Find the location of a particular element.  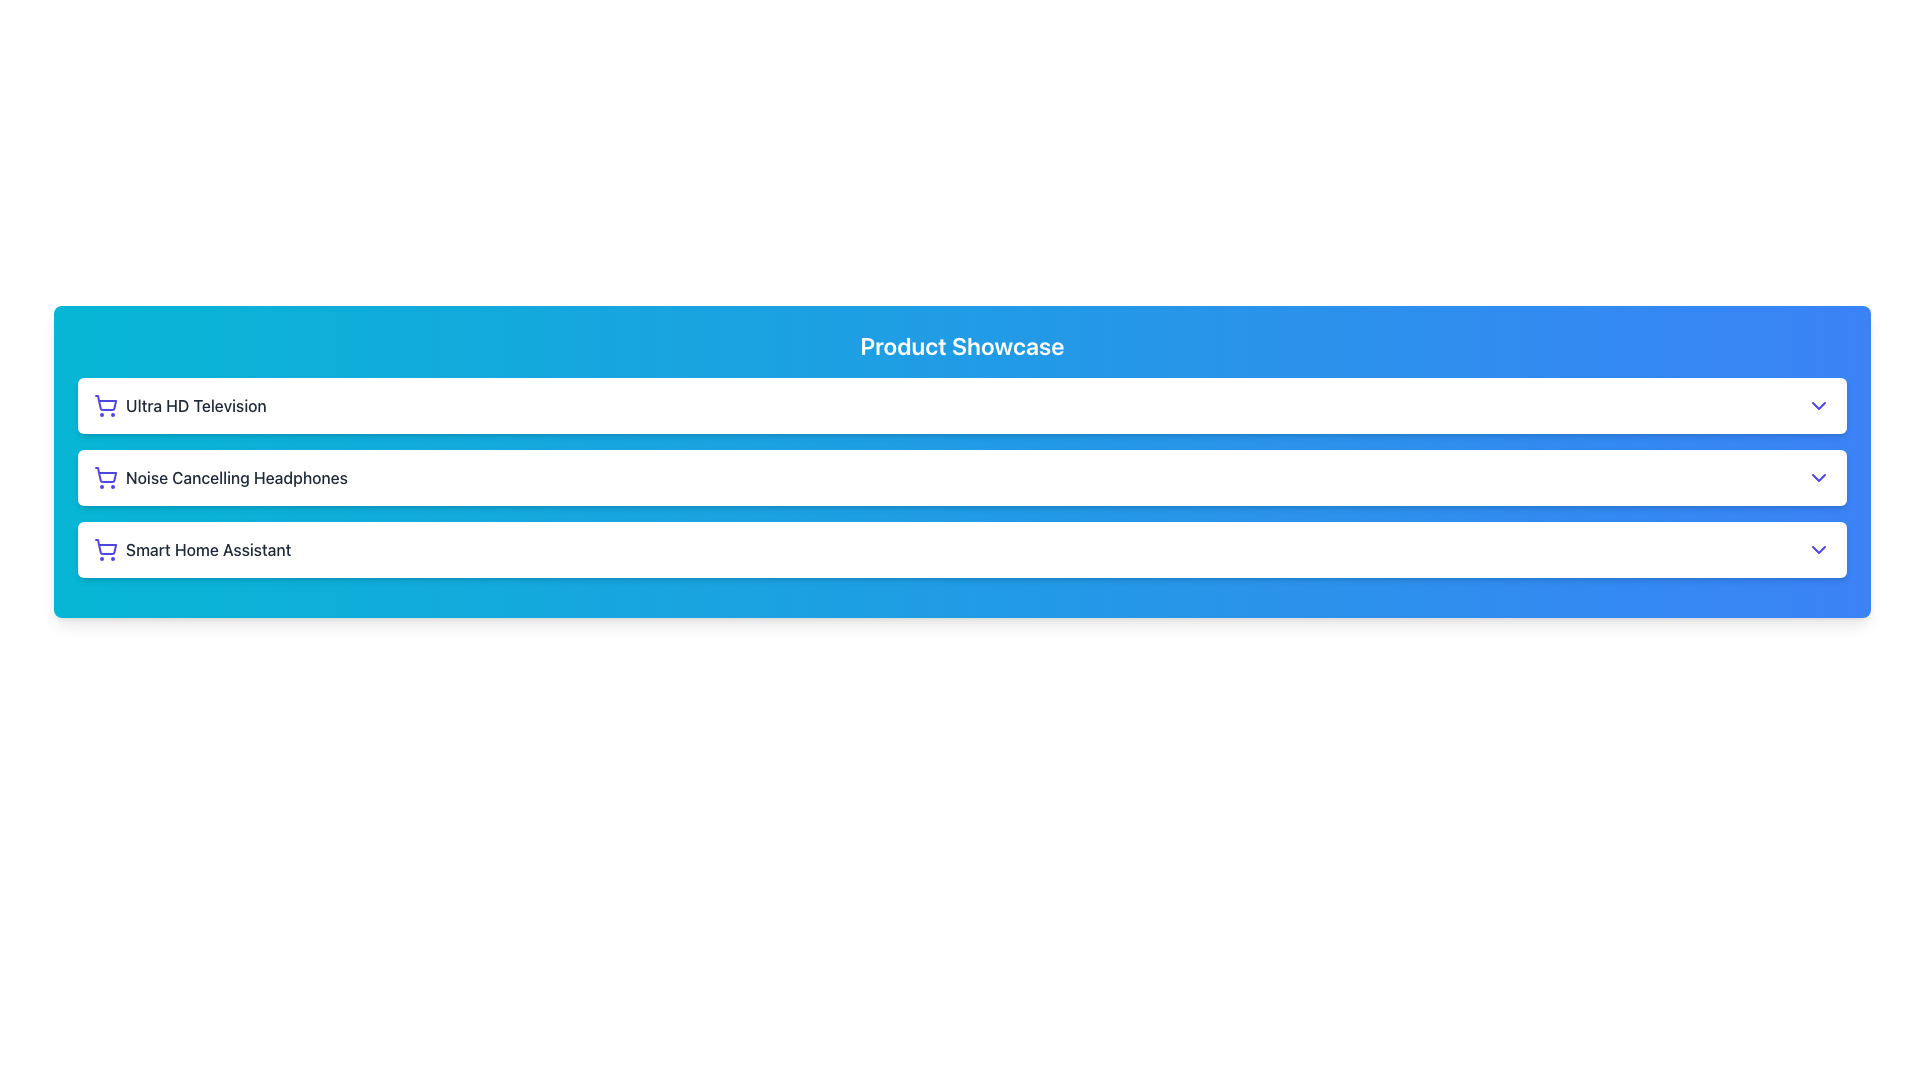

basket section of the shopping cart icon located at the top-left corner of the 'Ultra HD Television' product entry is located at coordinates (104, 403).